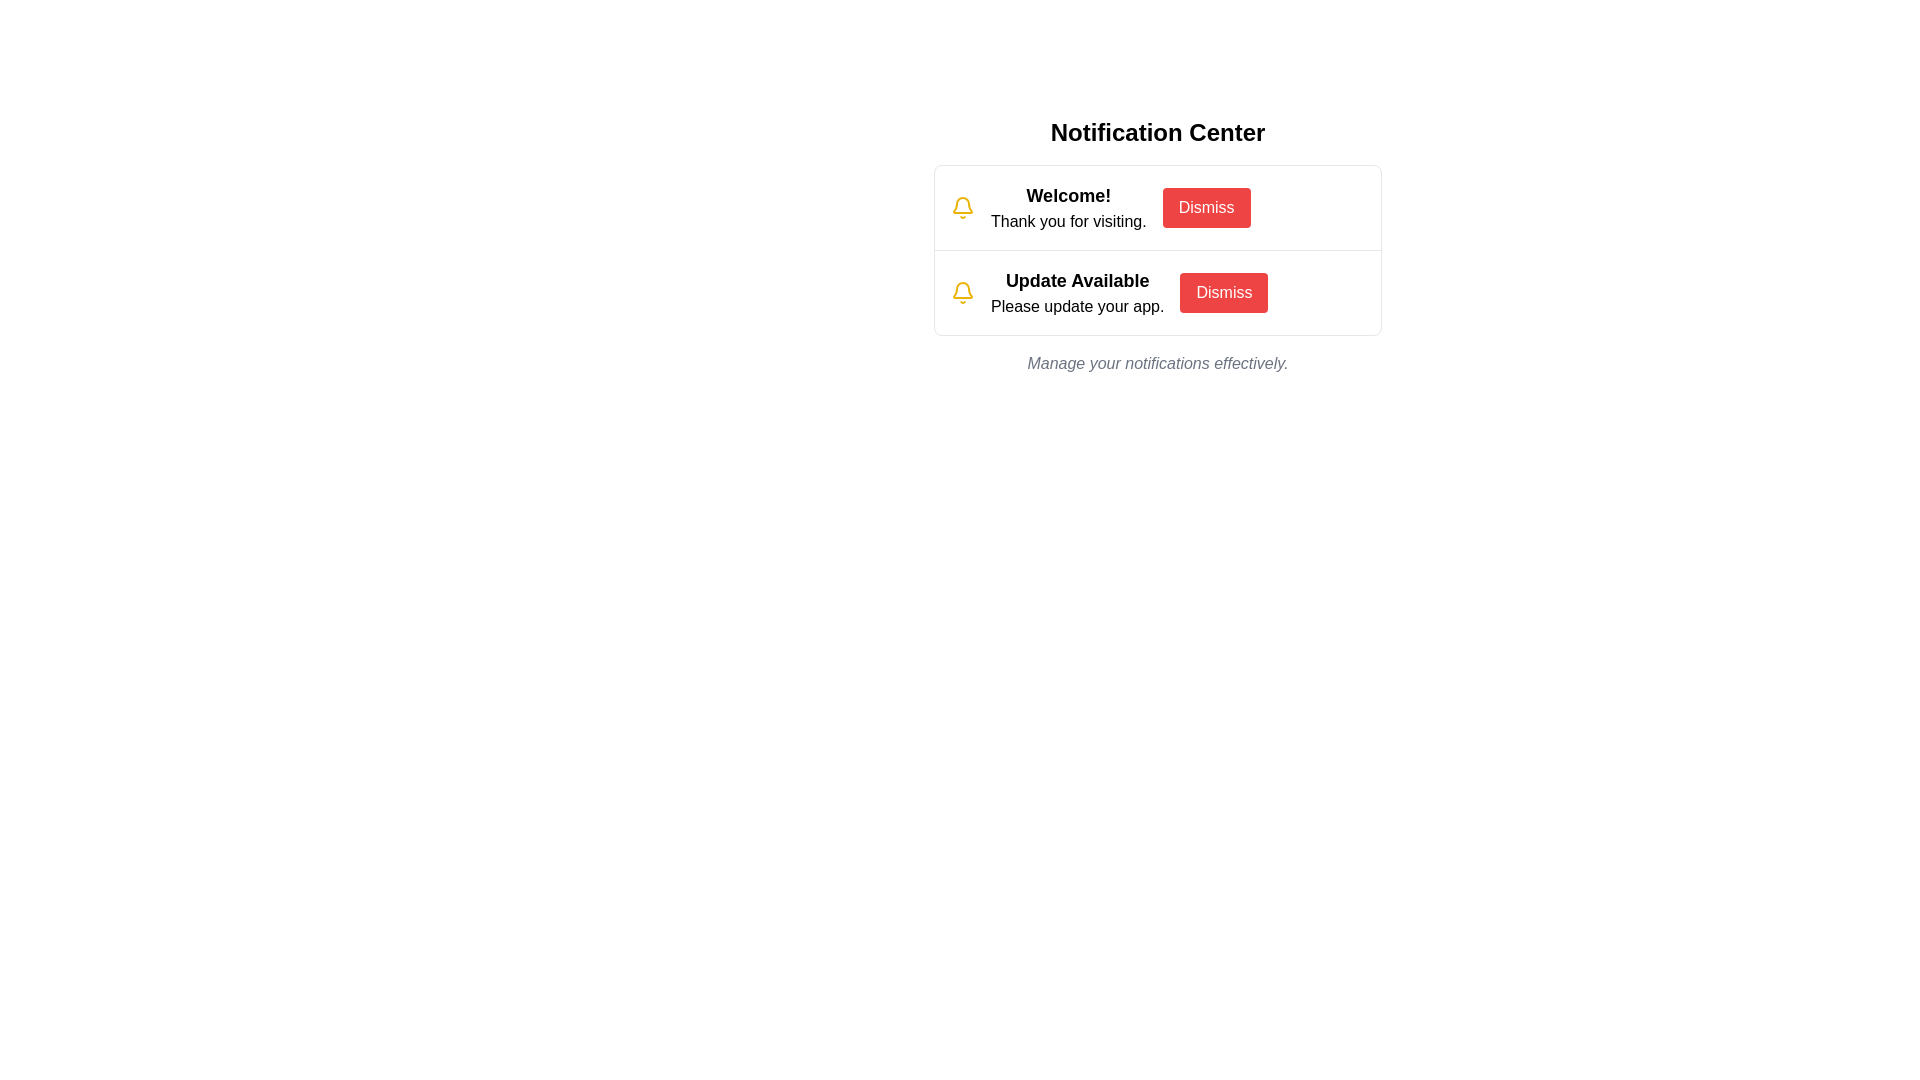 This screenshot has height=1080, width=1920. What do you see at coordinates (963, 293) in the screenshot?
I see `the yellow bell icon located in the second row of the notification panel, to the left of the 'Update Available' title` at bounding box center [963, 293].